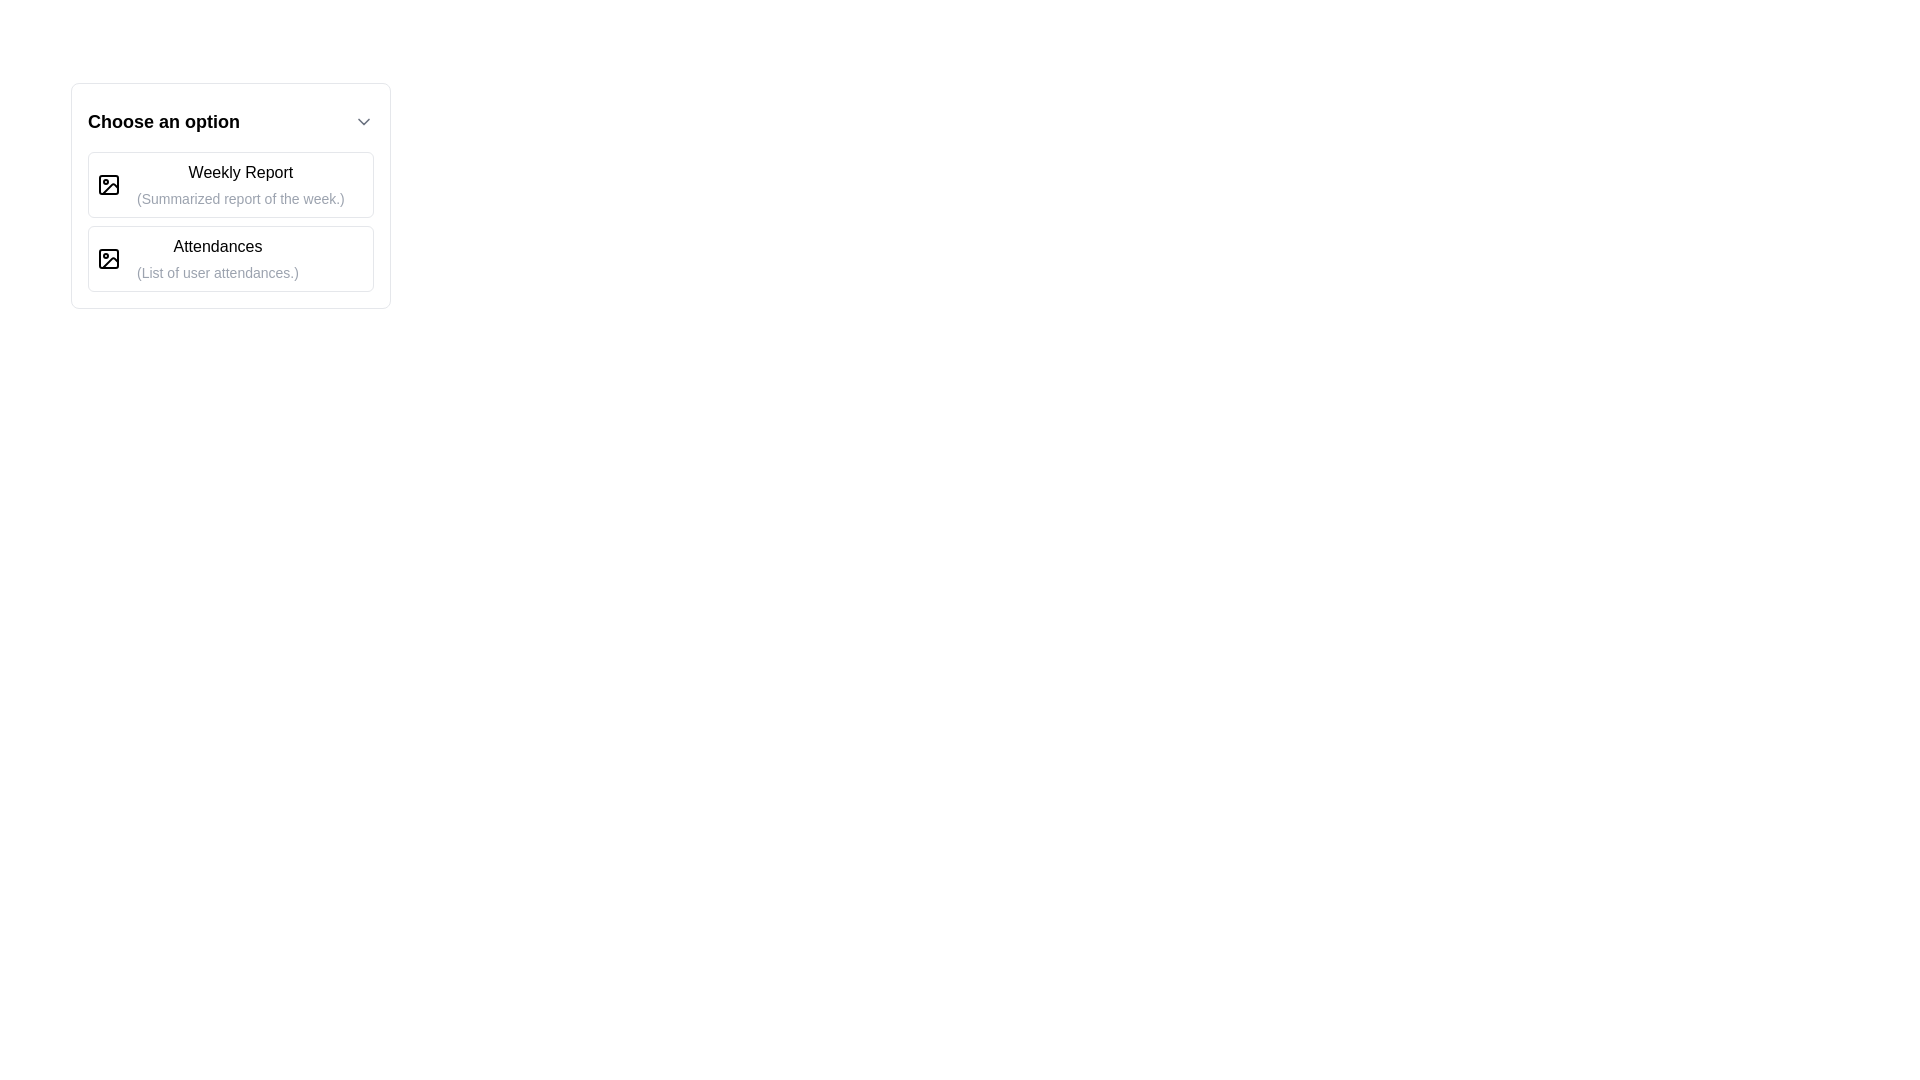 This screenshot has height=1080, width=1920. I want to click on the static text element located below the 'Attendances' title, which provides supplementary information, so click(217, 273).